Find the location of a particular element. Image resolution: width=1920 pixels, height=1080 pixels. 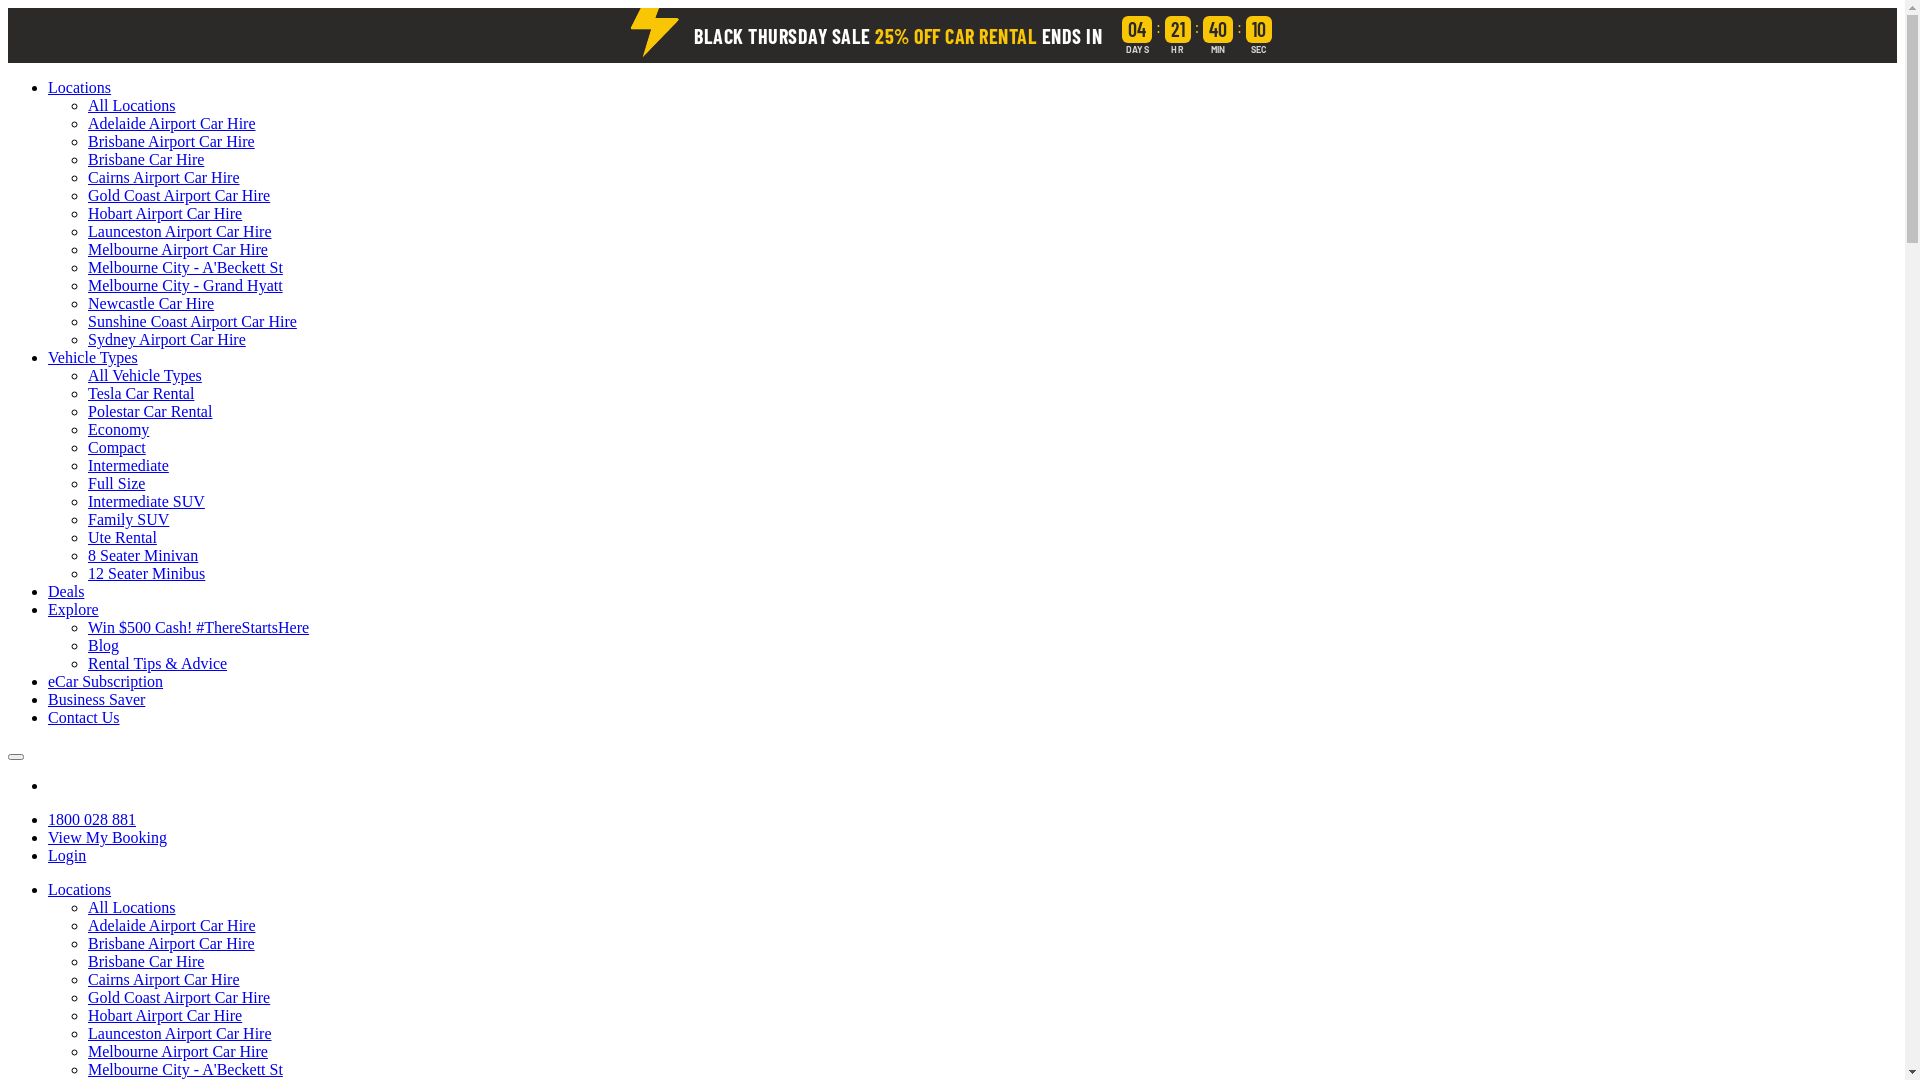

'Deals' is located at coordinates (66, 590).